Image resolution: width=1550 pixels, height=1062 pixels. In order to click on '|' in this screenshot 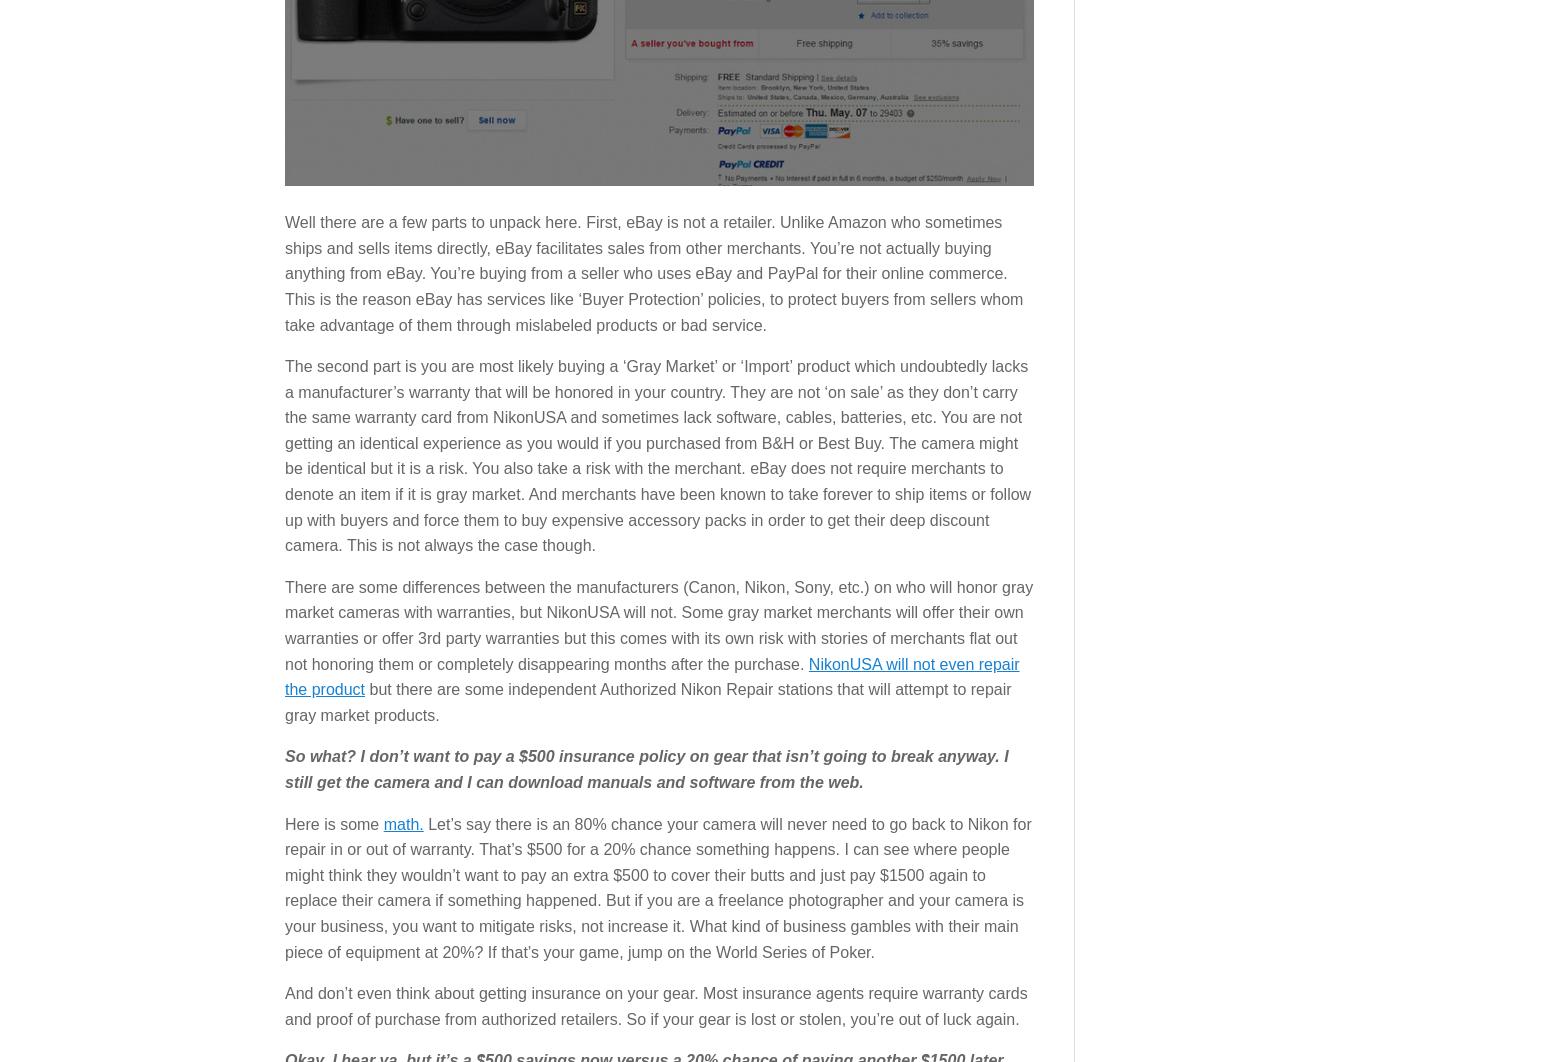, I will do `click(1150, 605)`.